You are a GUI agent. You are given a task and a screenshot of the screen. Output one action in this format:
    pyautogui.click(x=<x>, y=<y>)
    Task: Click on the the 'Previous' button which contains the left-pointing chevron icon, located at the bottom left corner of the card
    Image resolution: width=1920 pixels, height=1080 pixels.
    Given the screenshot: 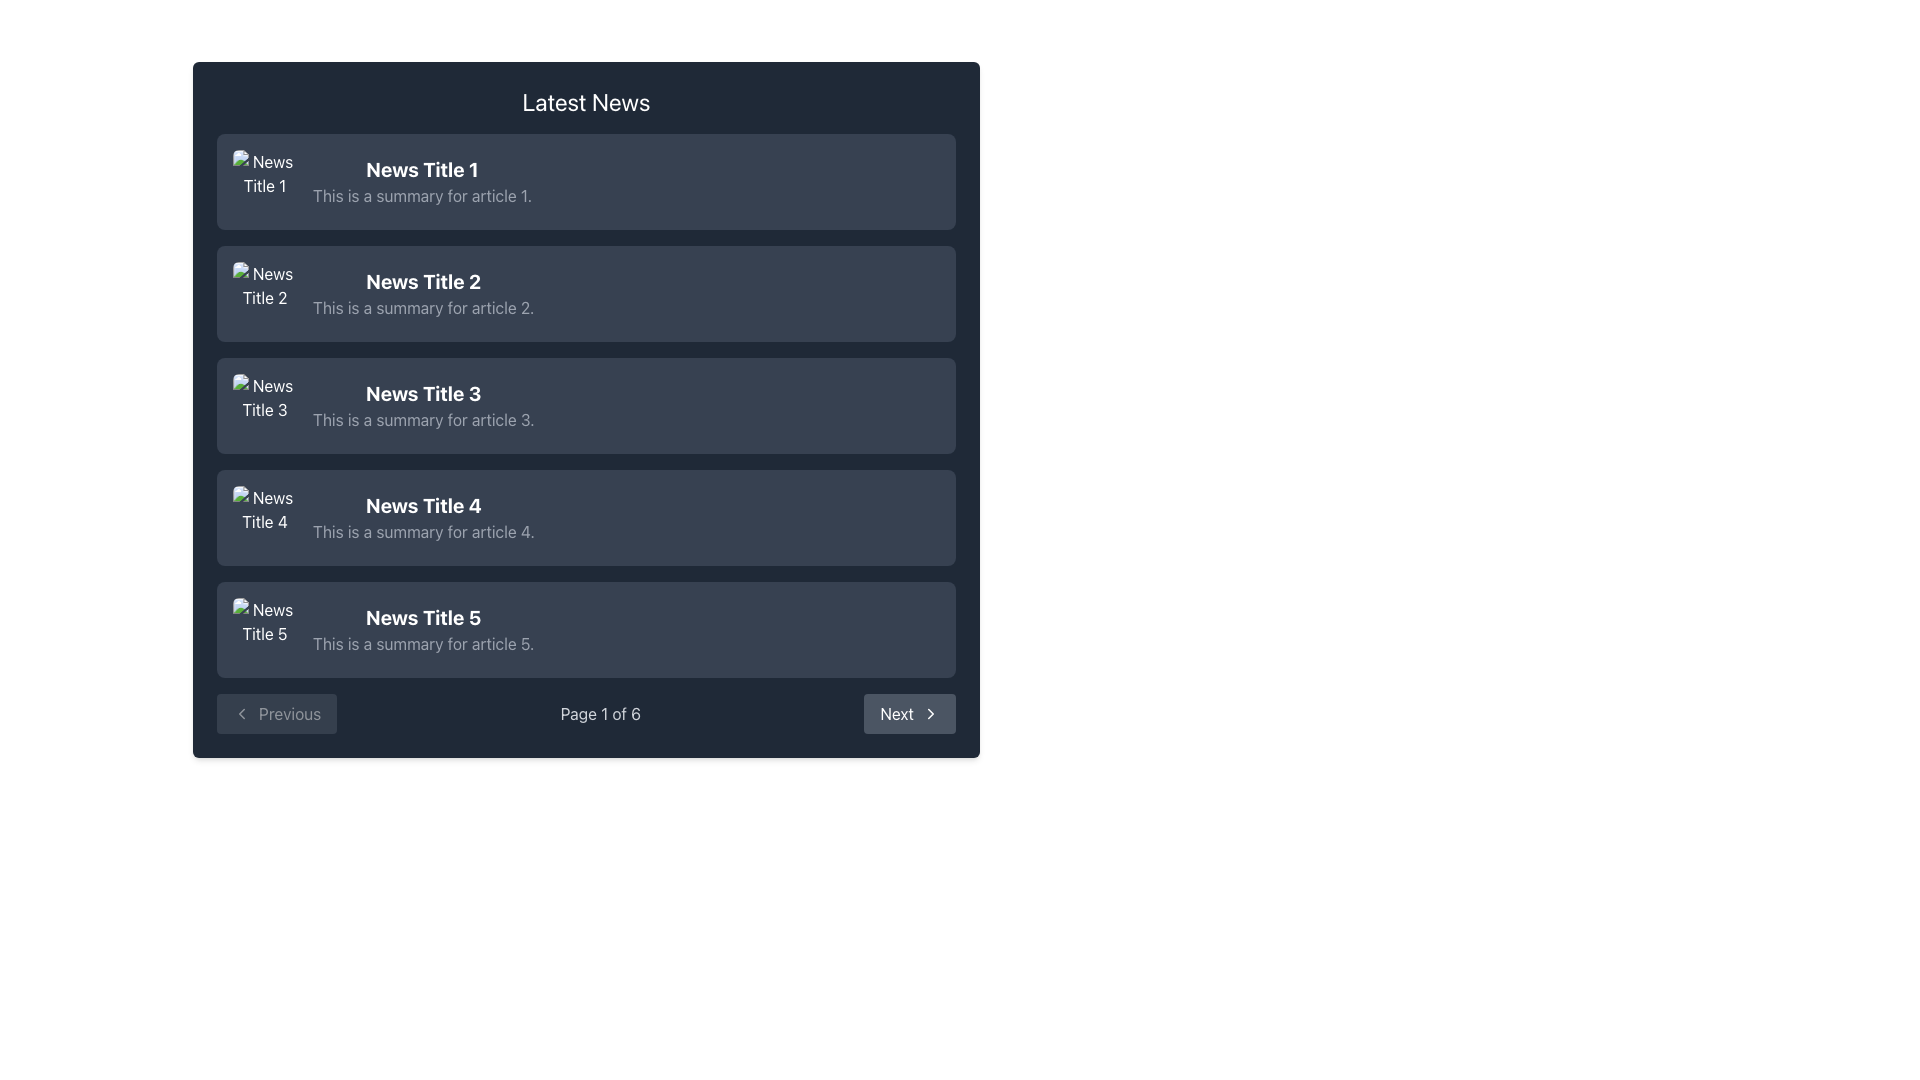 What is the action you would take?
    pyautogui.click(x=240, y=712)
    